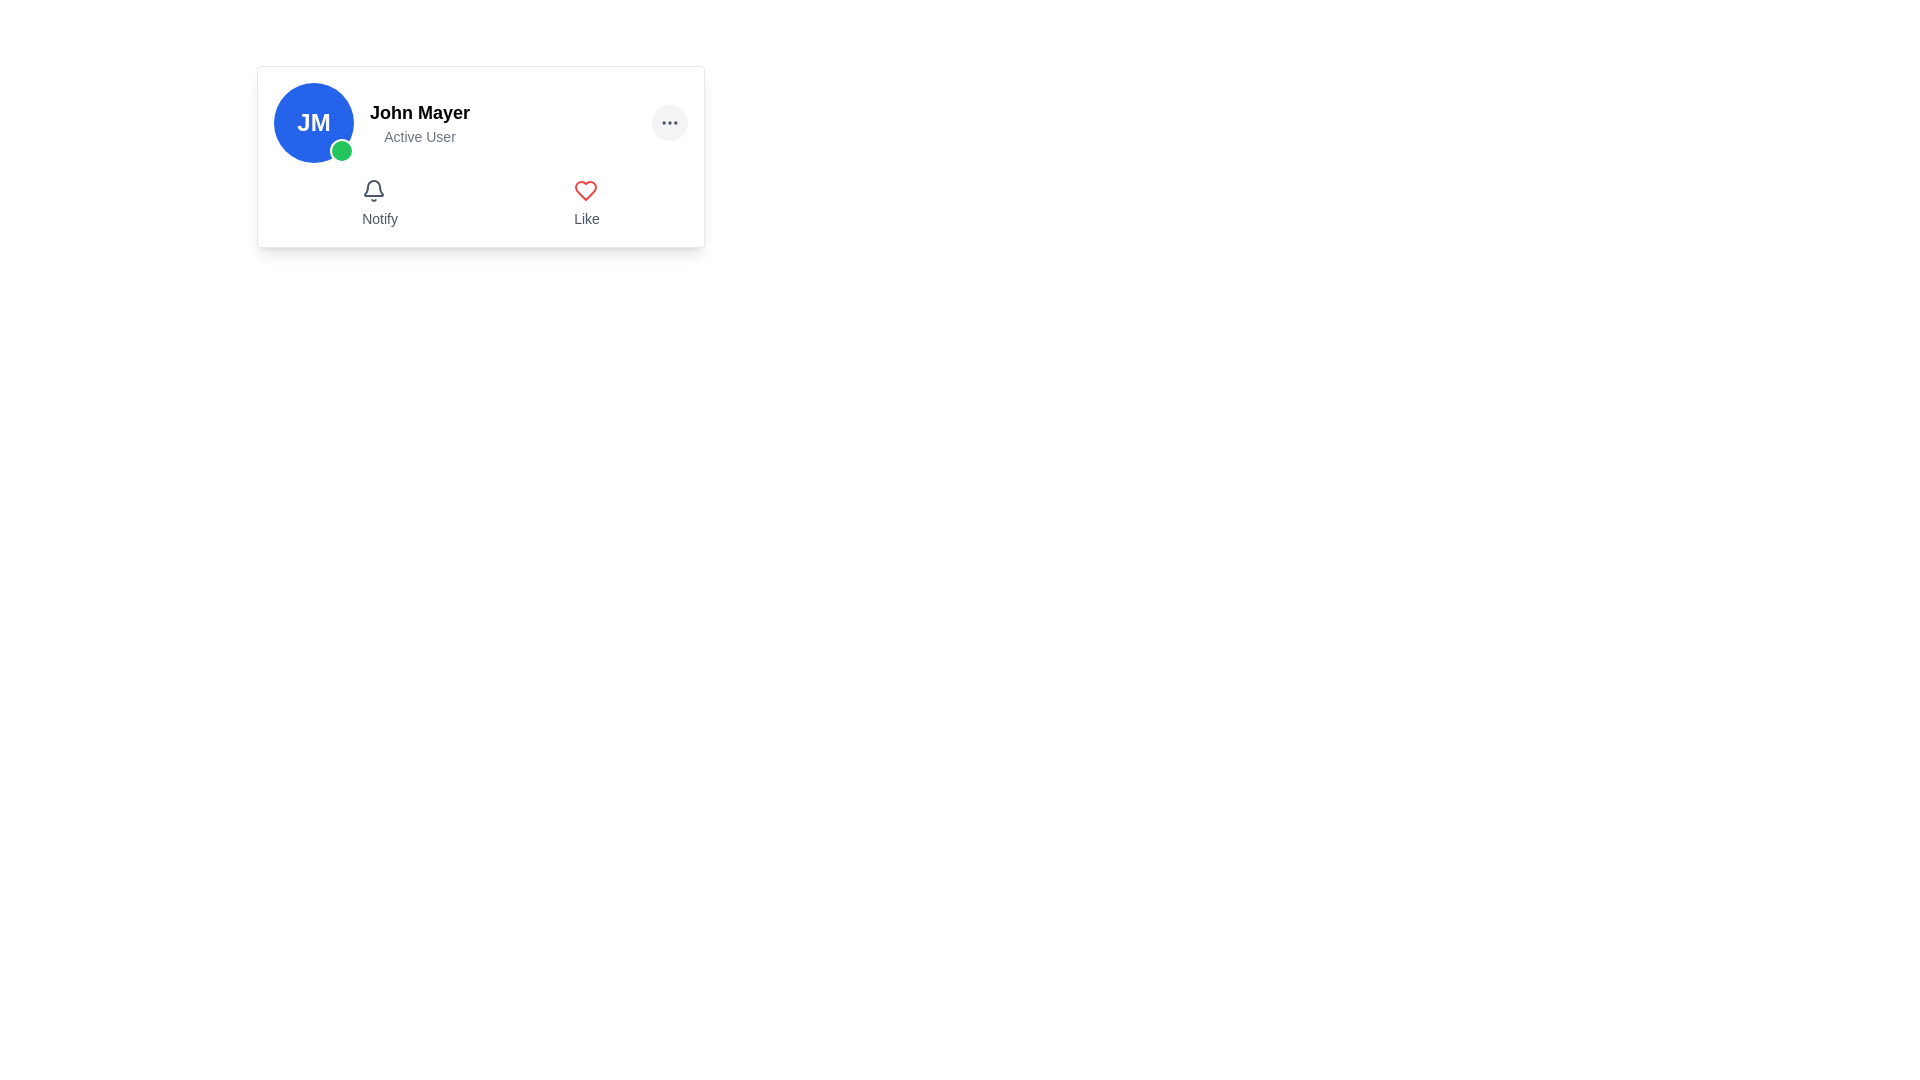  I want to click on the leftmost notification icon located in the top-right corner of the 'John Mayer - Active User' card interface for notification-related actions, so click(374, 188).